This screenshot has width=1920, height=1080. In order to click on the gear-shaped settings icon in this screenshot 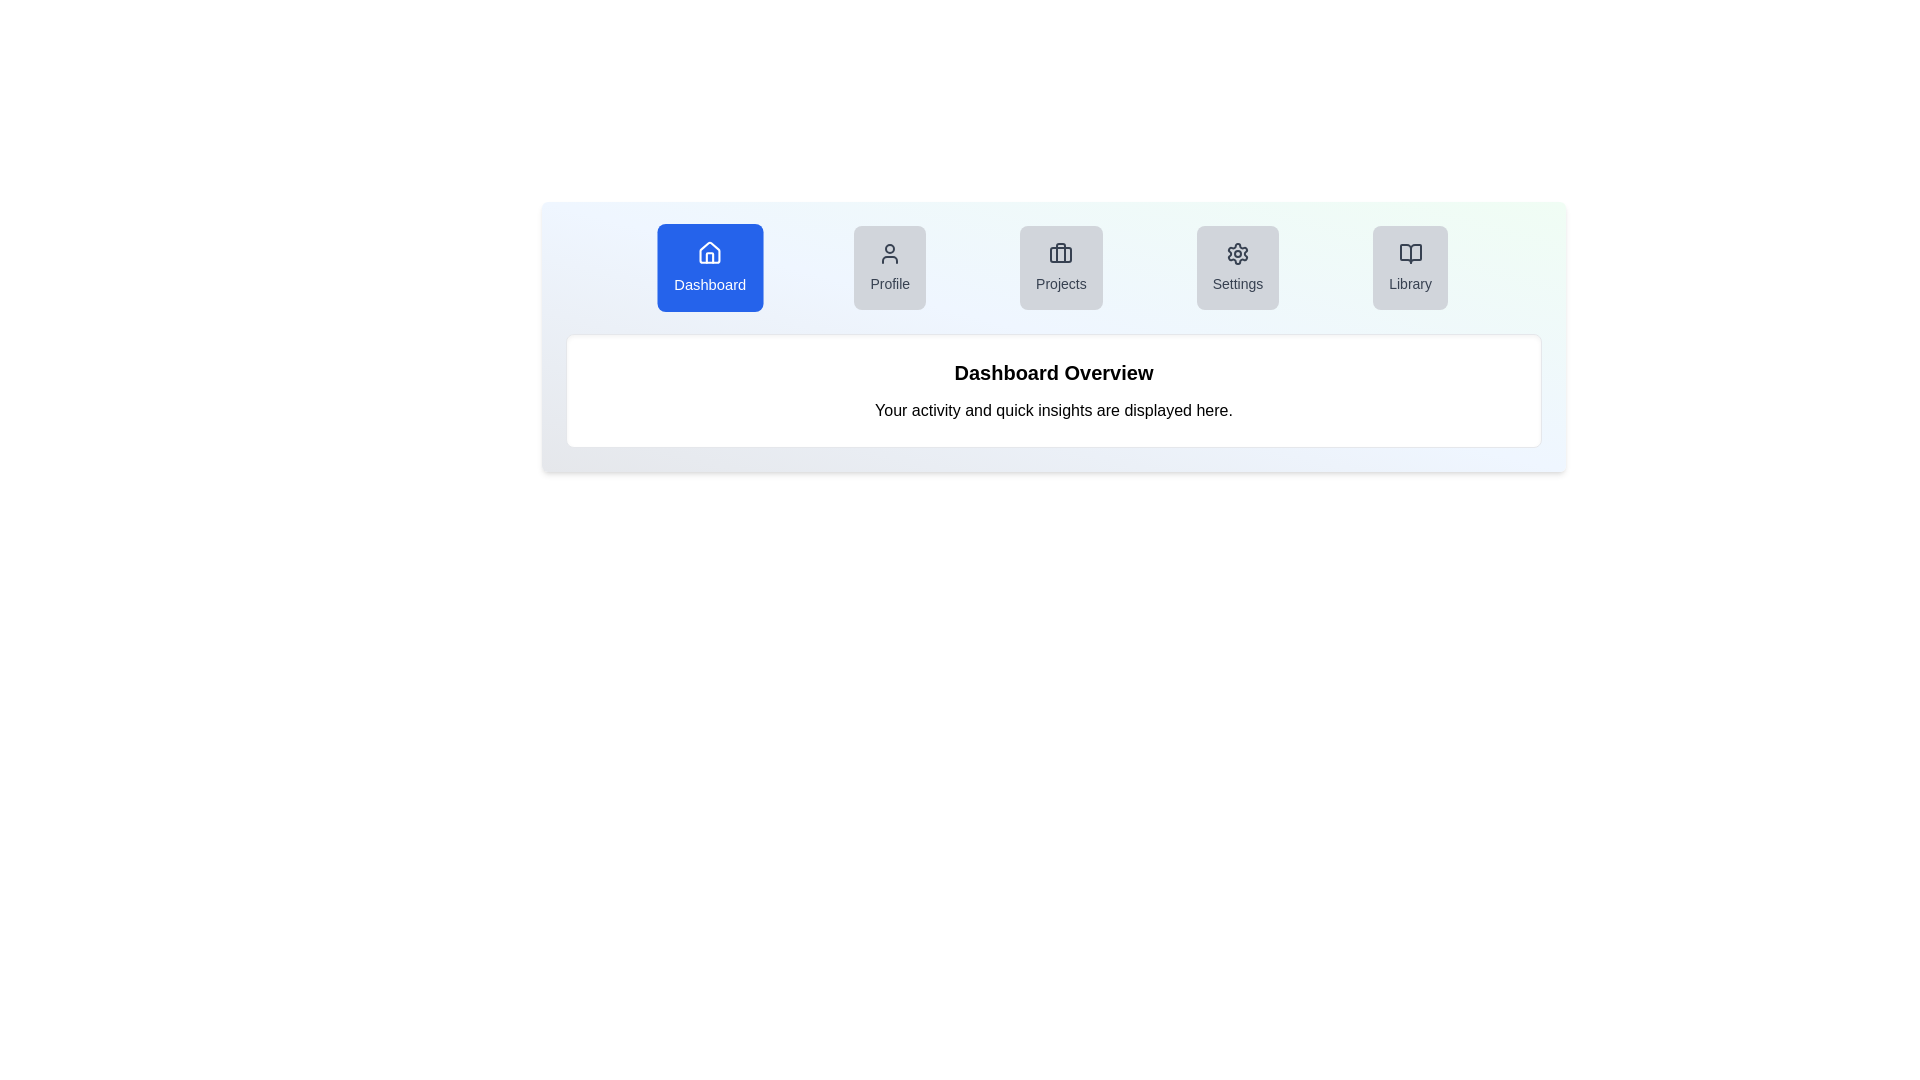, I will do `click(1237, 253)`.